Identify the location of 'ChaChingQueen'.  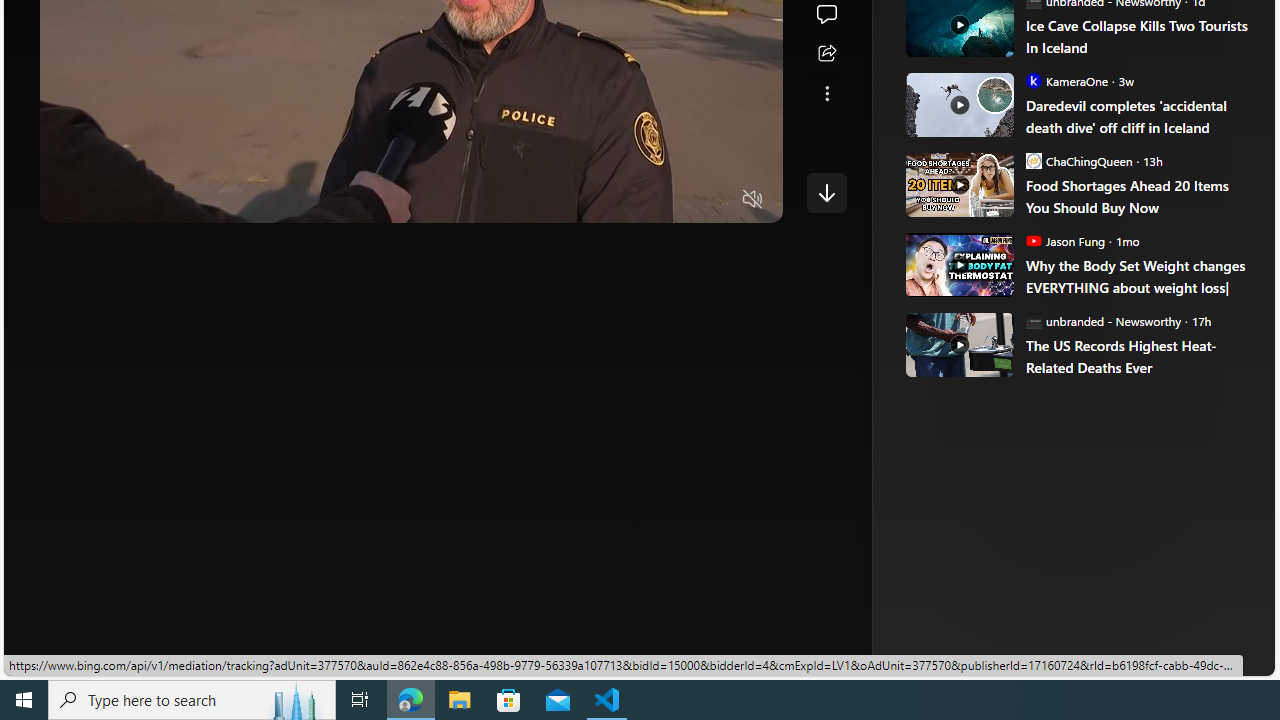
(1033, 159).